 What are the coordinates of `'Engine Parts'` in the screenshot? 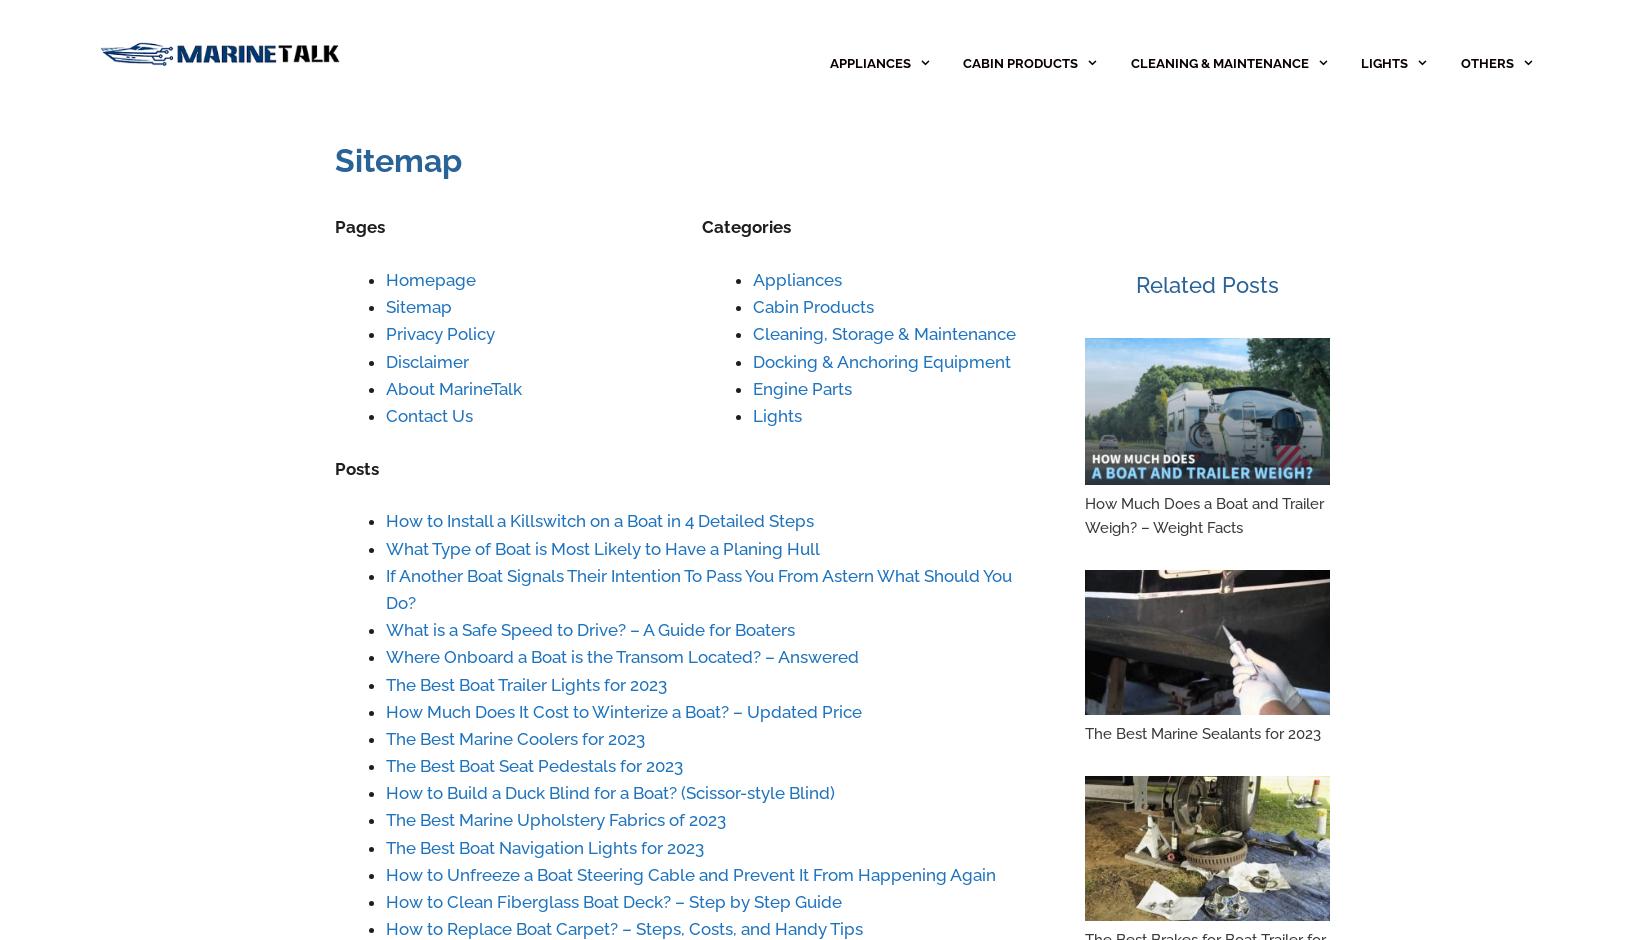 It's located at (800, 387).